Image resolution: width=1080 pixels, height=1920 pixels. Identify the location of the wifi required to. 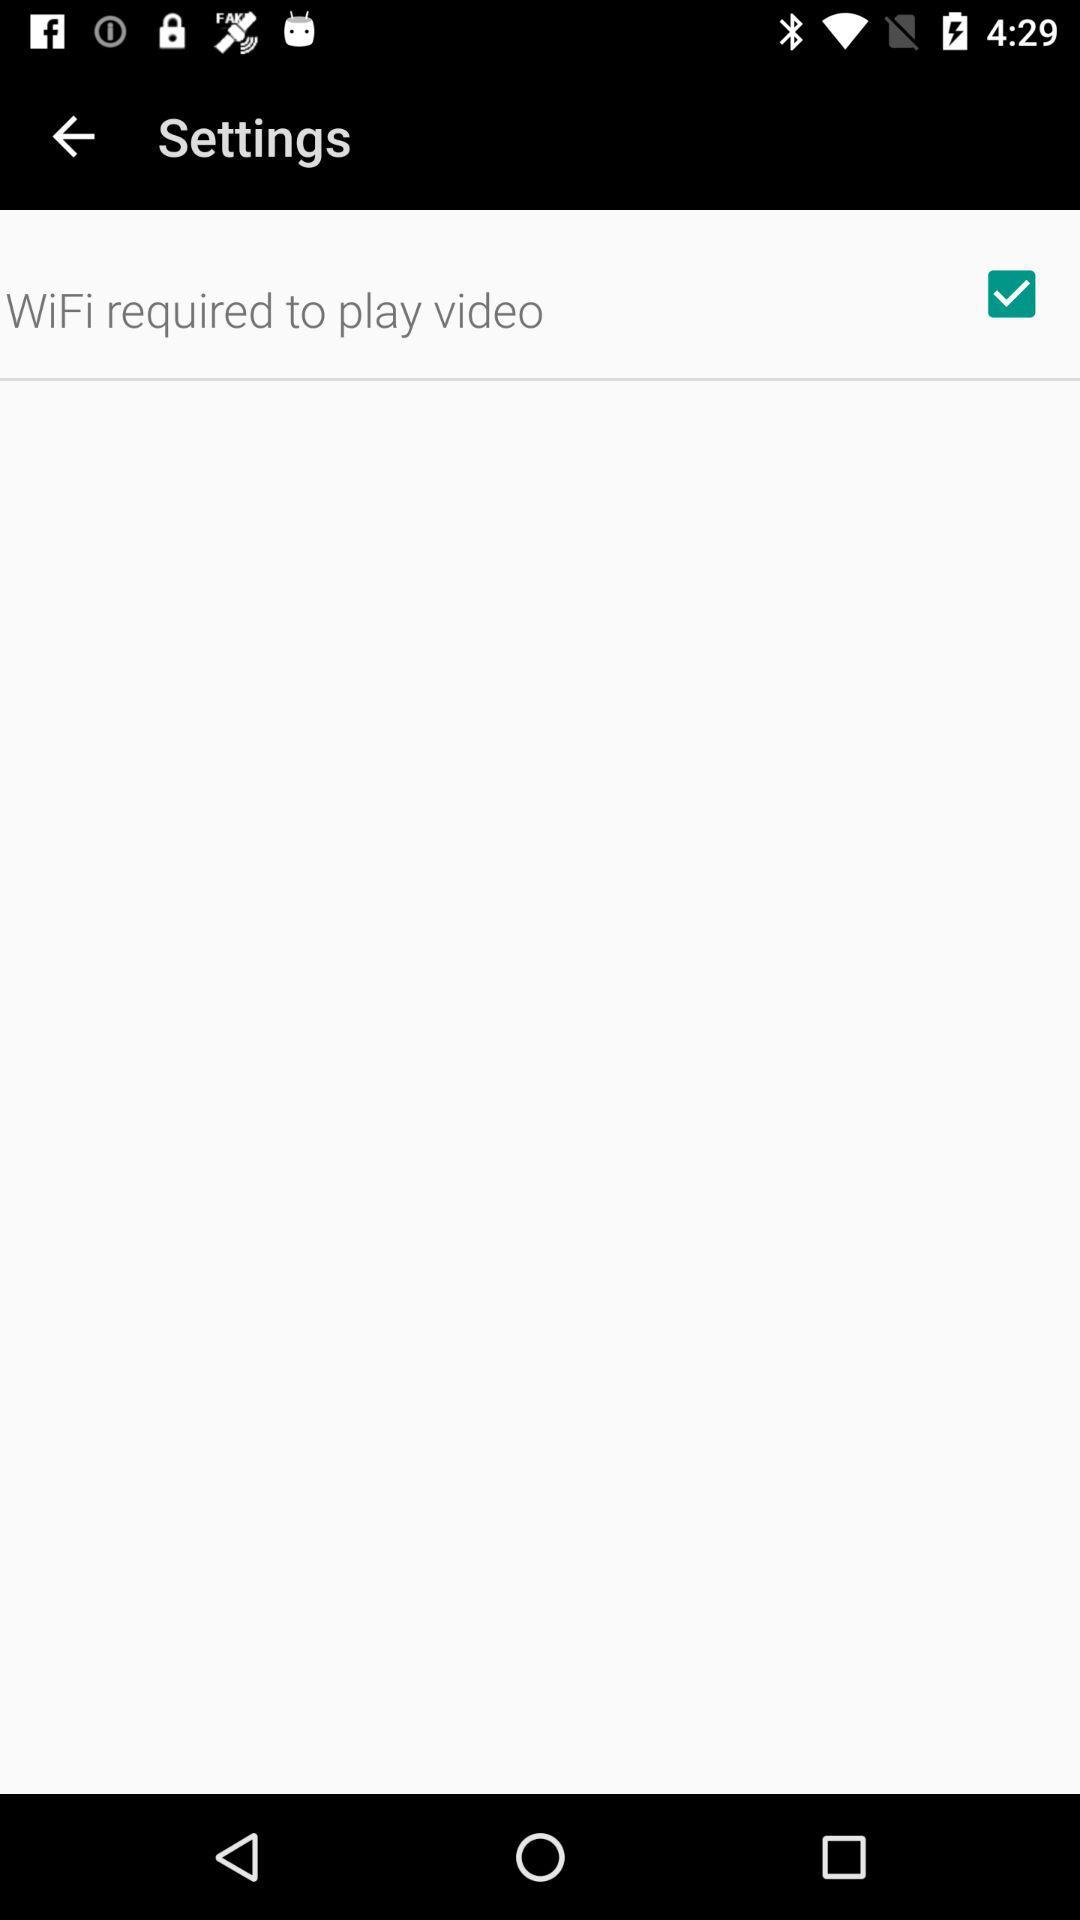
(274, 308).